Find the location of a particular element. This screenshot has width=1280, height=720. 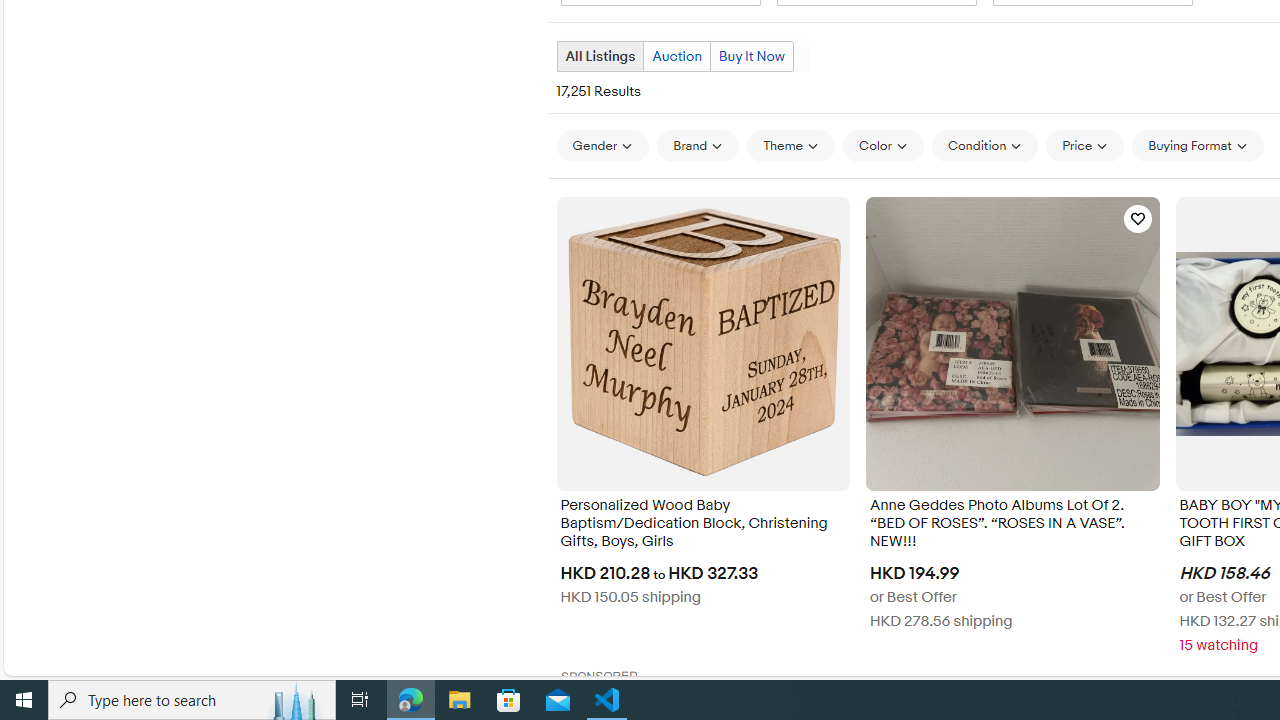

'Buying Format' is located at coordinates (1198, 145).